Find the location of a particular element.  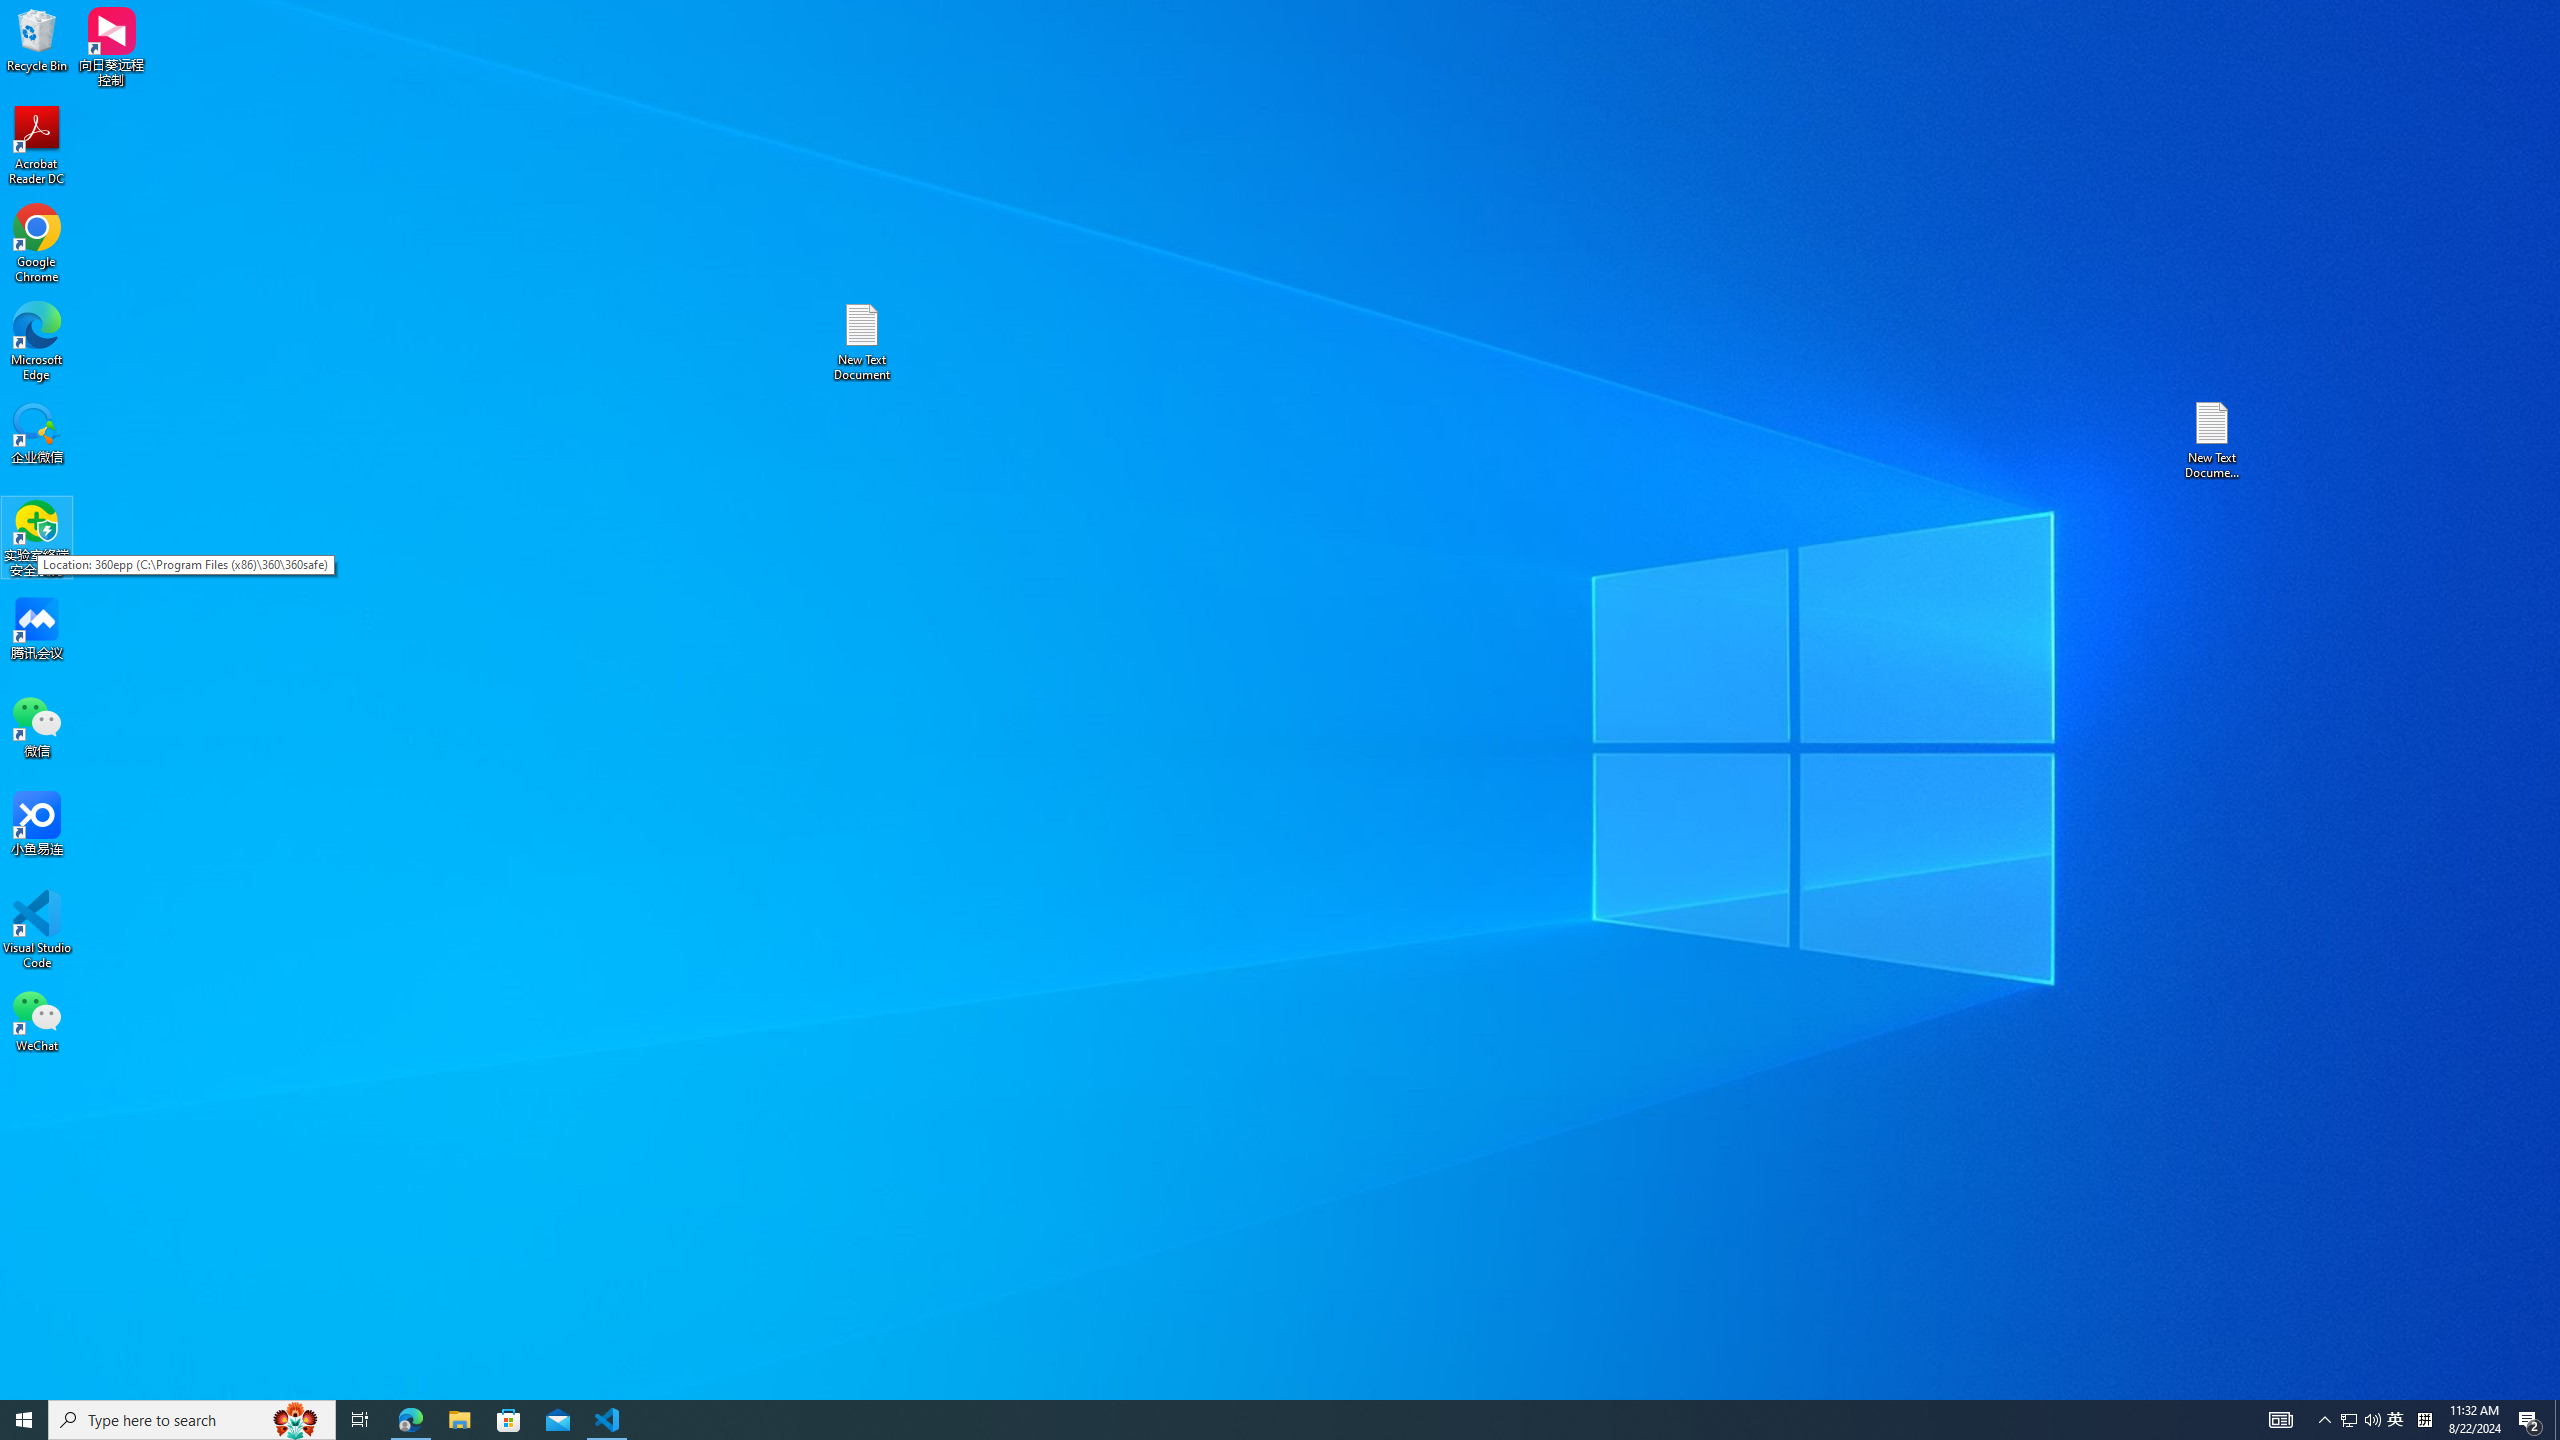

'New Text Document' is located at coordinates (860, 341).